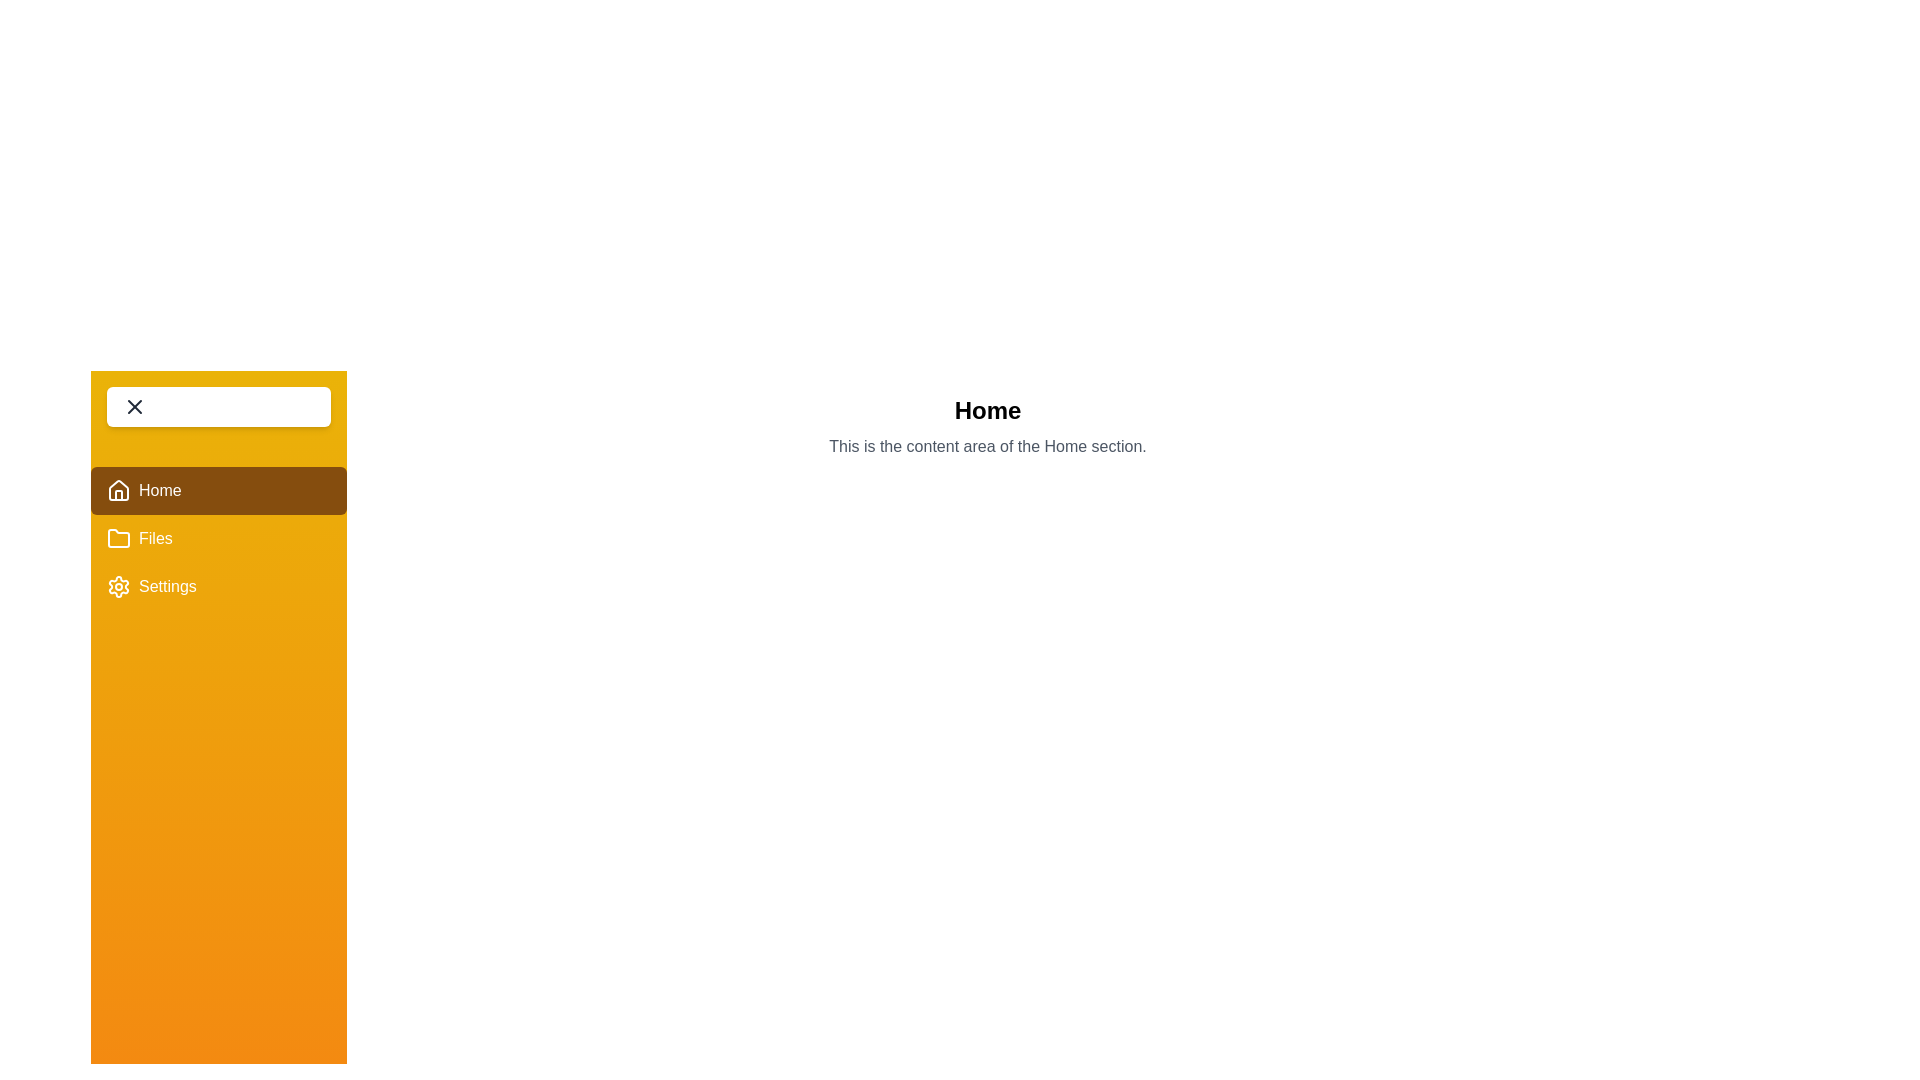 The width and height of the screenshot is (1920, 1080). I want to click on the Home tab in the navigation menu, so click(219, 490).